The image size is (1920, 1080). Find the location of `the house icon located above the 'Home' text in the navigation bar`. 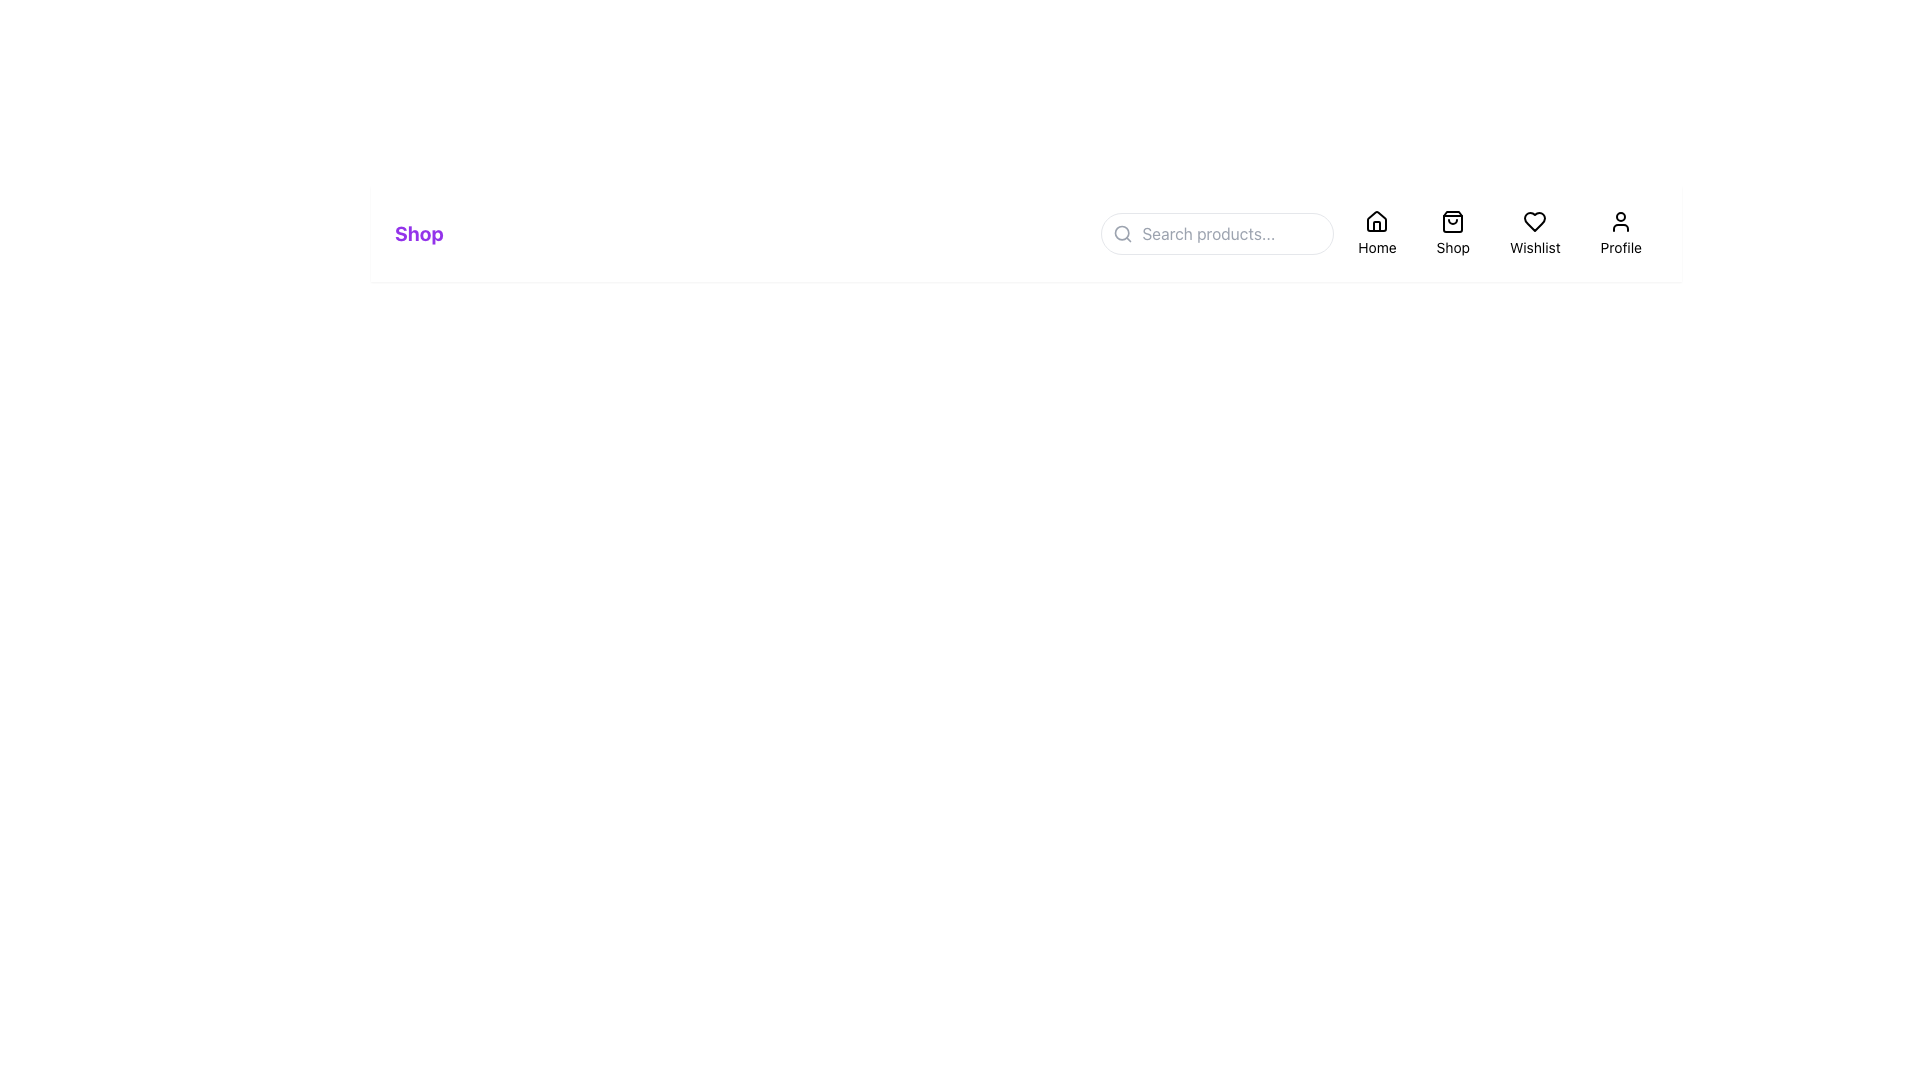

the house icon located above the 'Home' text in the navigation bar is located at coordinates (1376, 222).